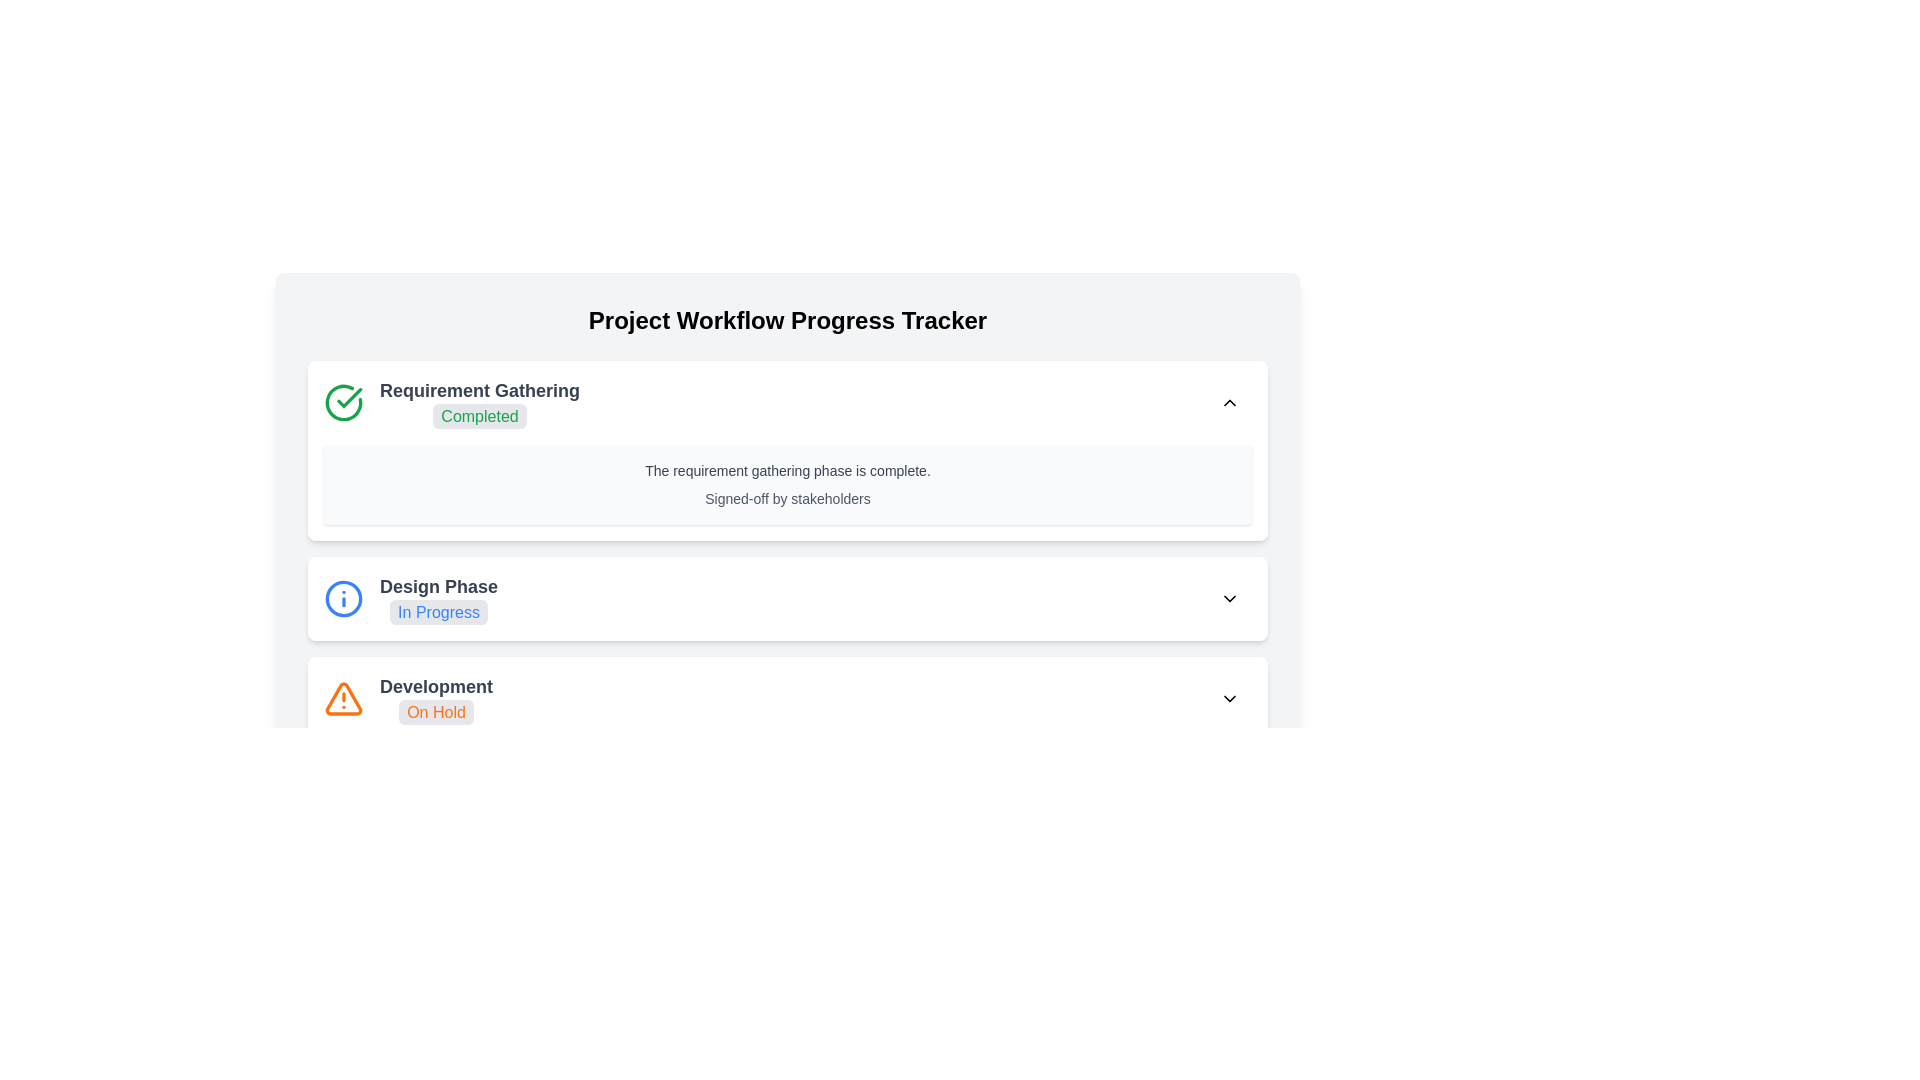 This screenshot has height=1080, width=1920. I want to click on text label that provides a status update about the requirement gathering phase, located above the text 'Signed-off by stakeholders' in the 'Requirement Gathering' section, so click(786, 470).